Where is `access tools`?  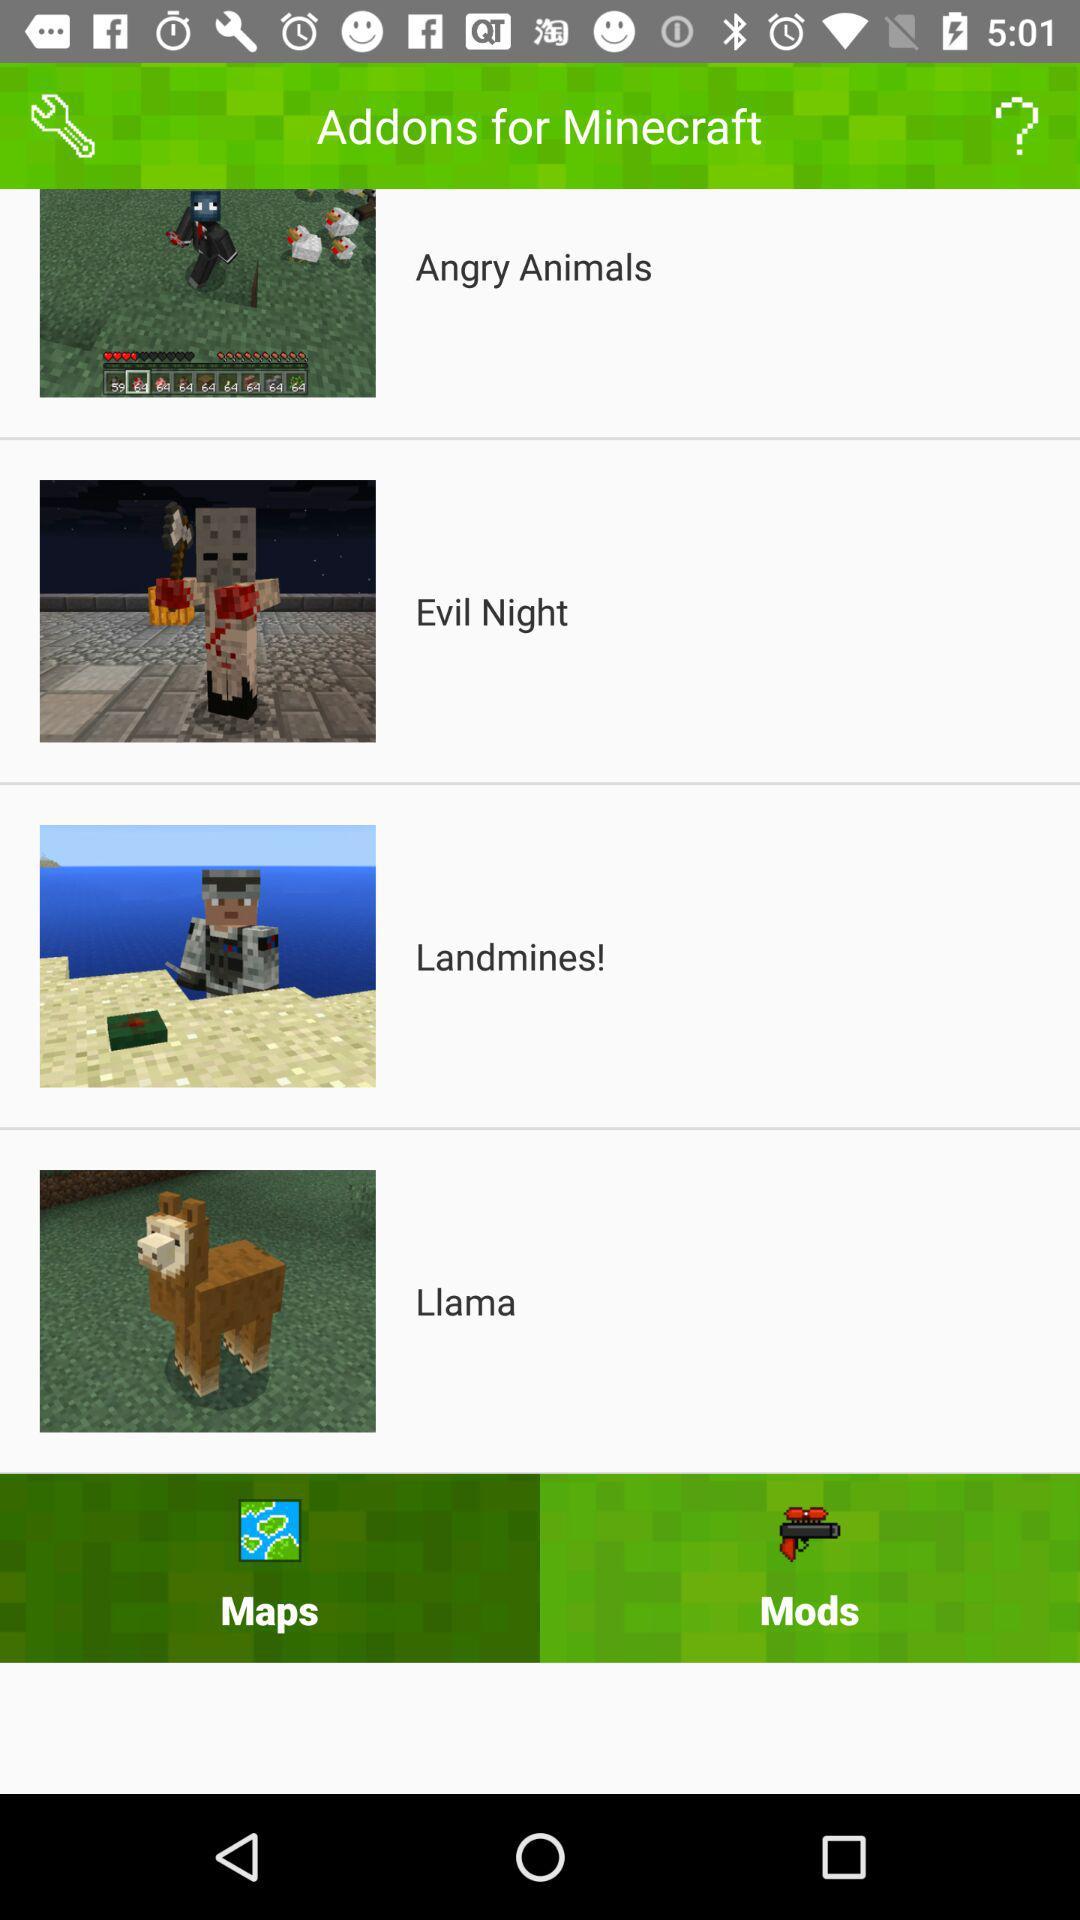
access tools is located at coordinates (61, 124).